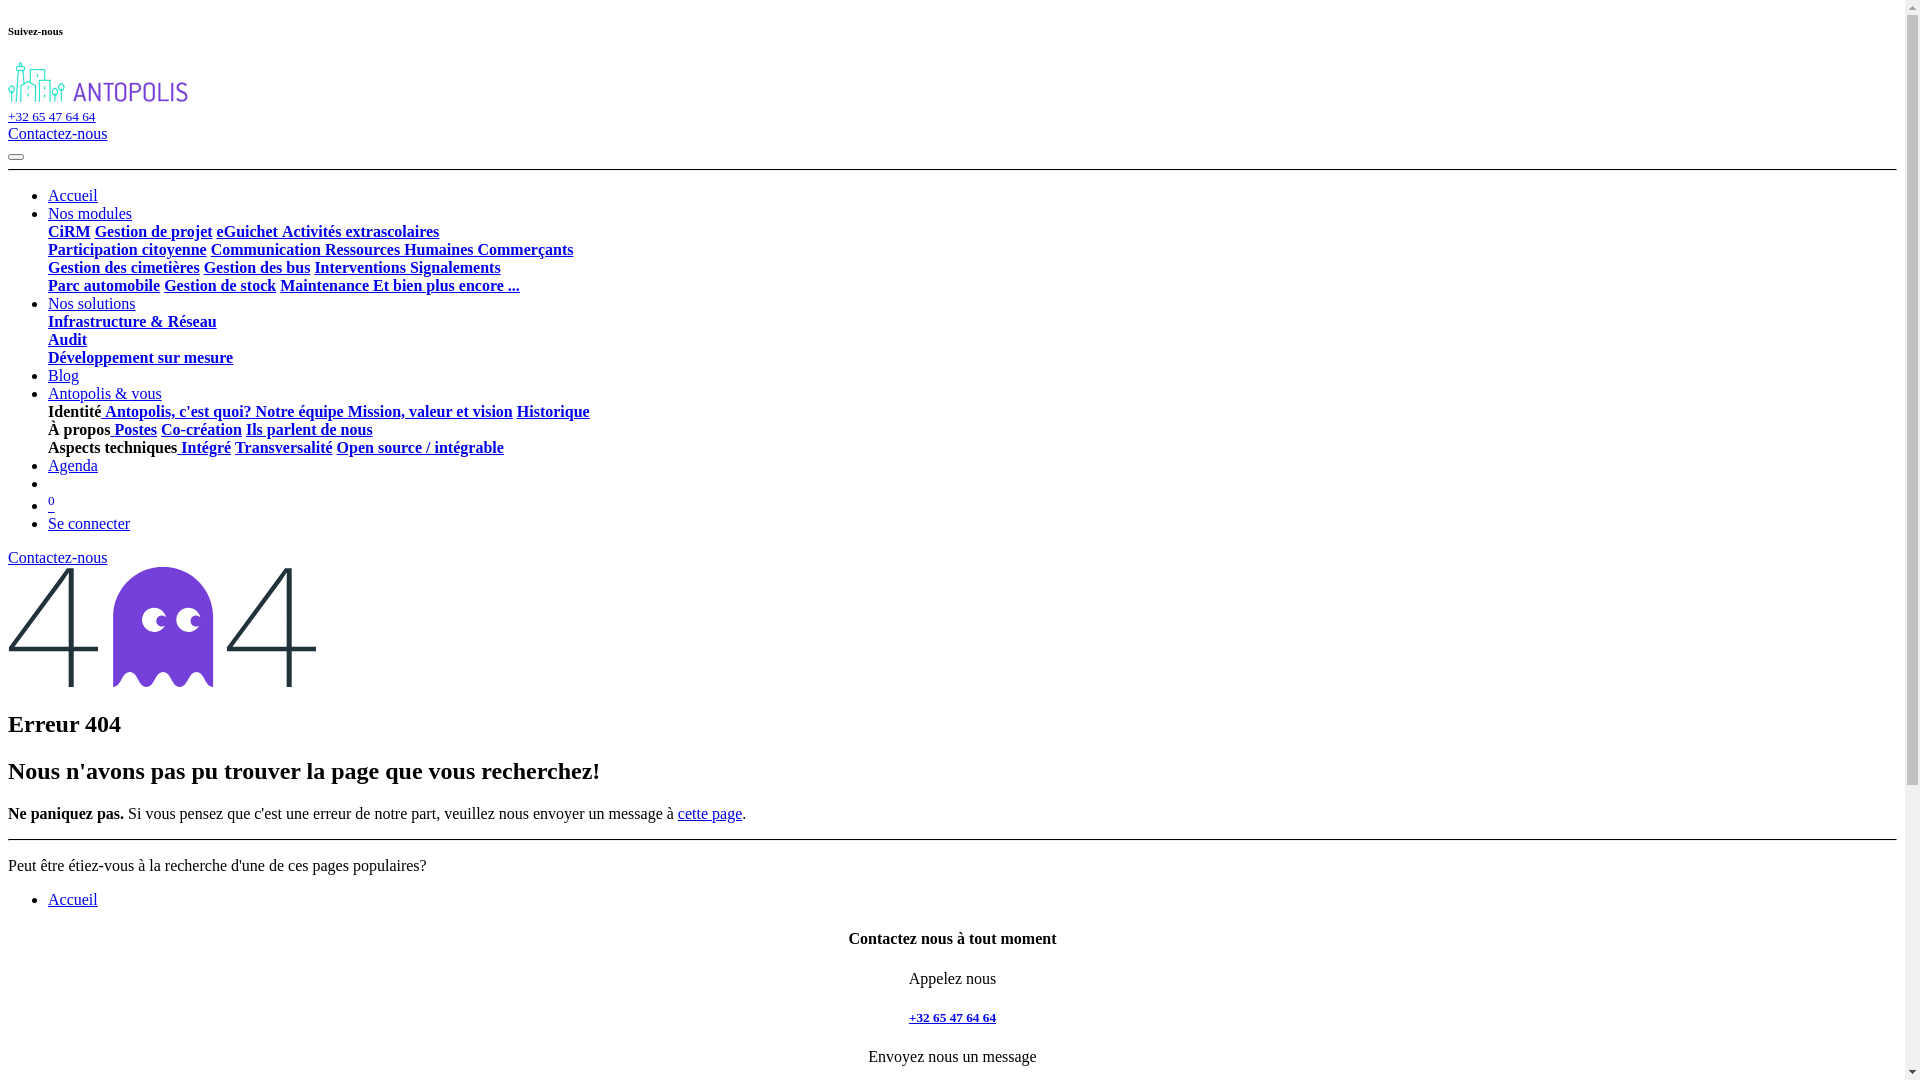 The width and height of the screenshot is (1920, 1080). I want to click on 'Nos solutions', so click(90, 303).